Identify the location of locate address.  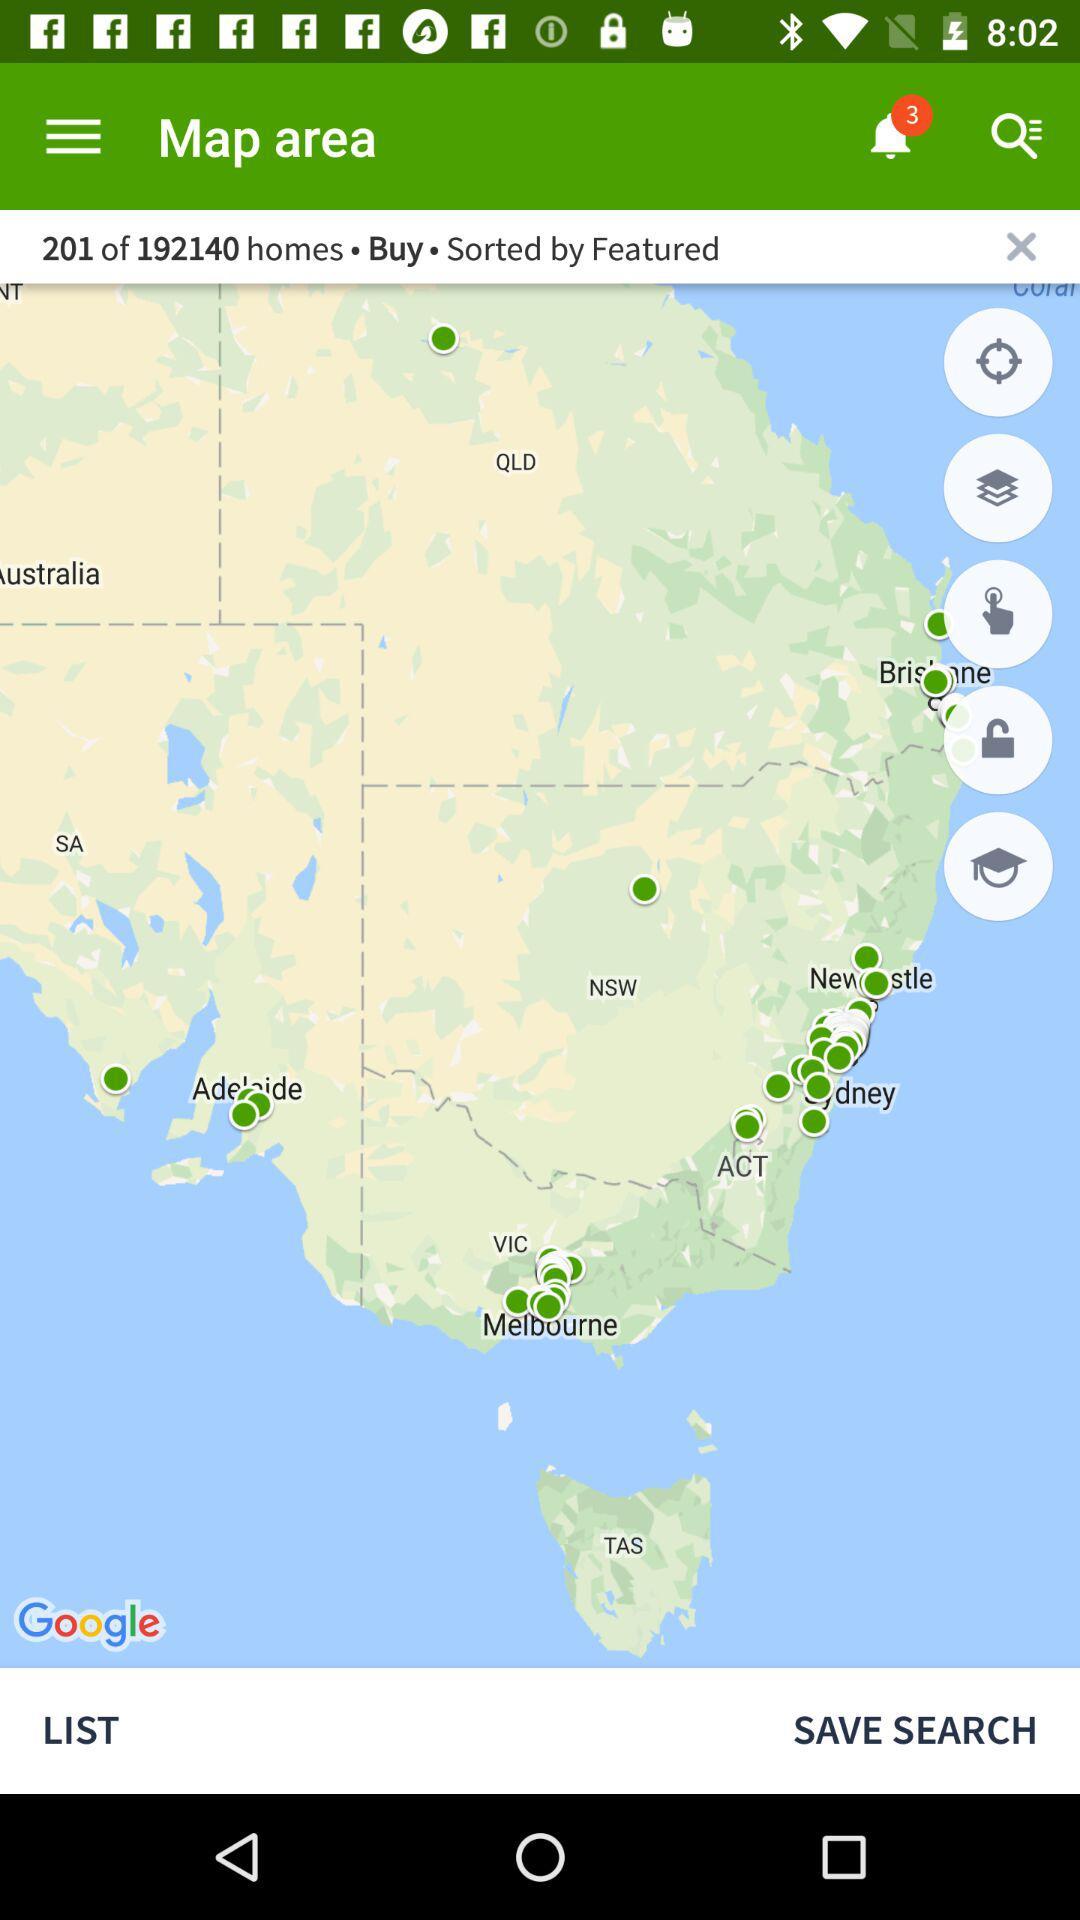
(998, 613).